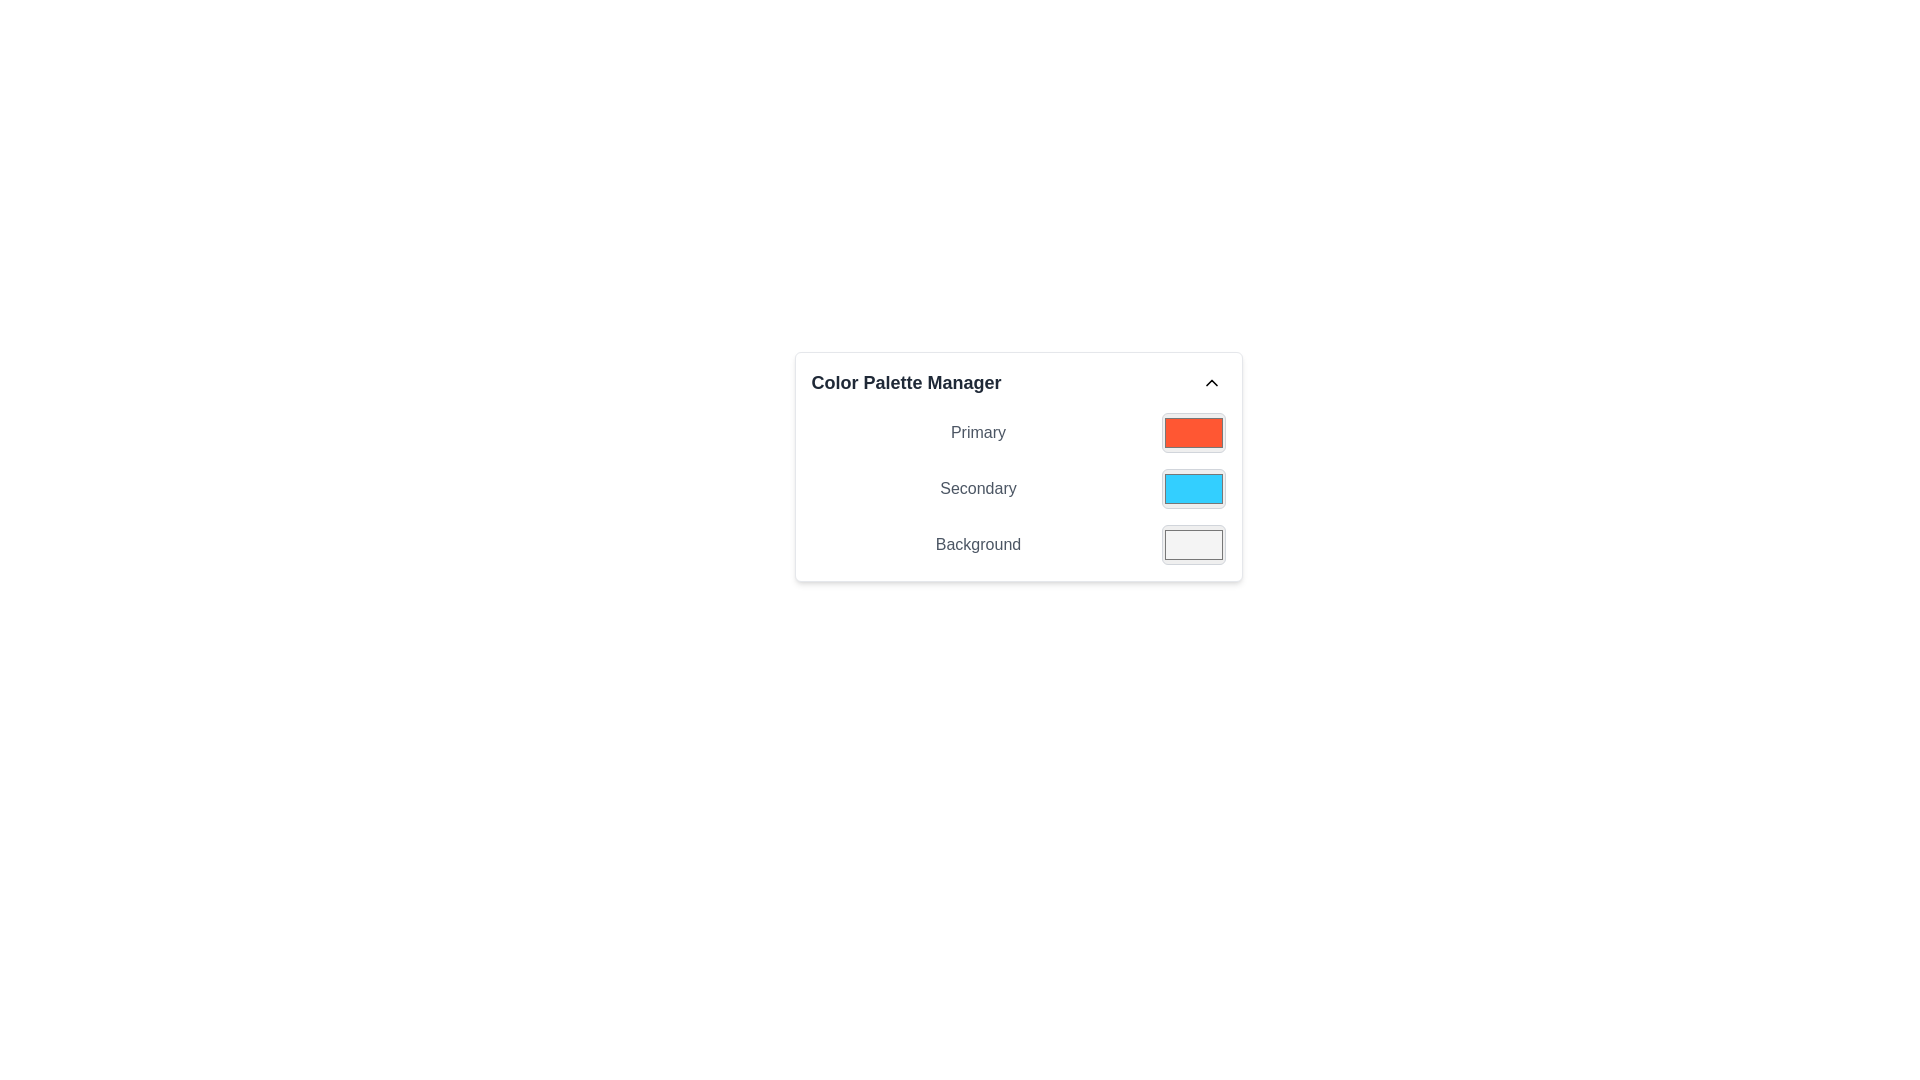 This screenshot has height=1080, width=1920. What do you see at coordinates (978, 431) in the screenshot?
I see `the text label that describes the primary color in the Color Palette Manager, located in the uppermost row next to the color preview box` at bounding box center [978, 431].